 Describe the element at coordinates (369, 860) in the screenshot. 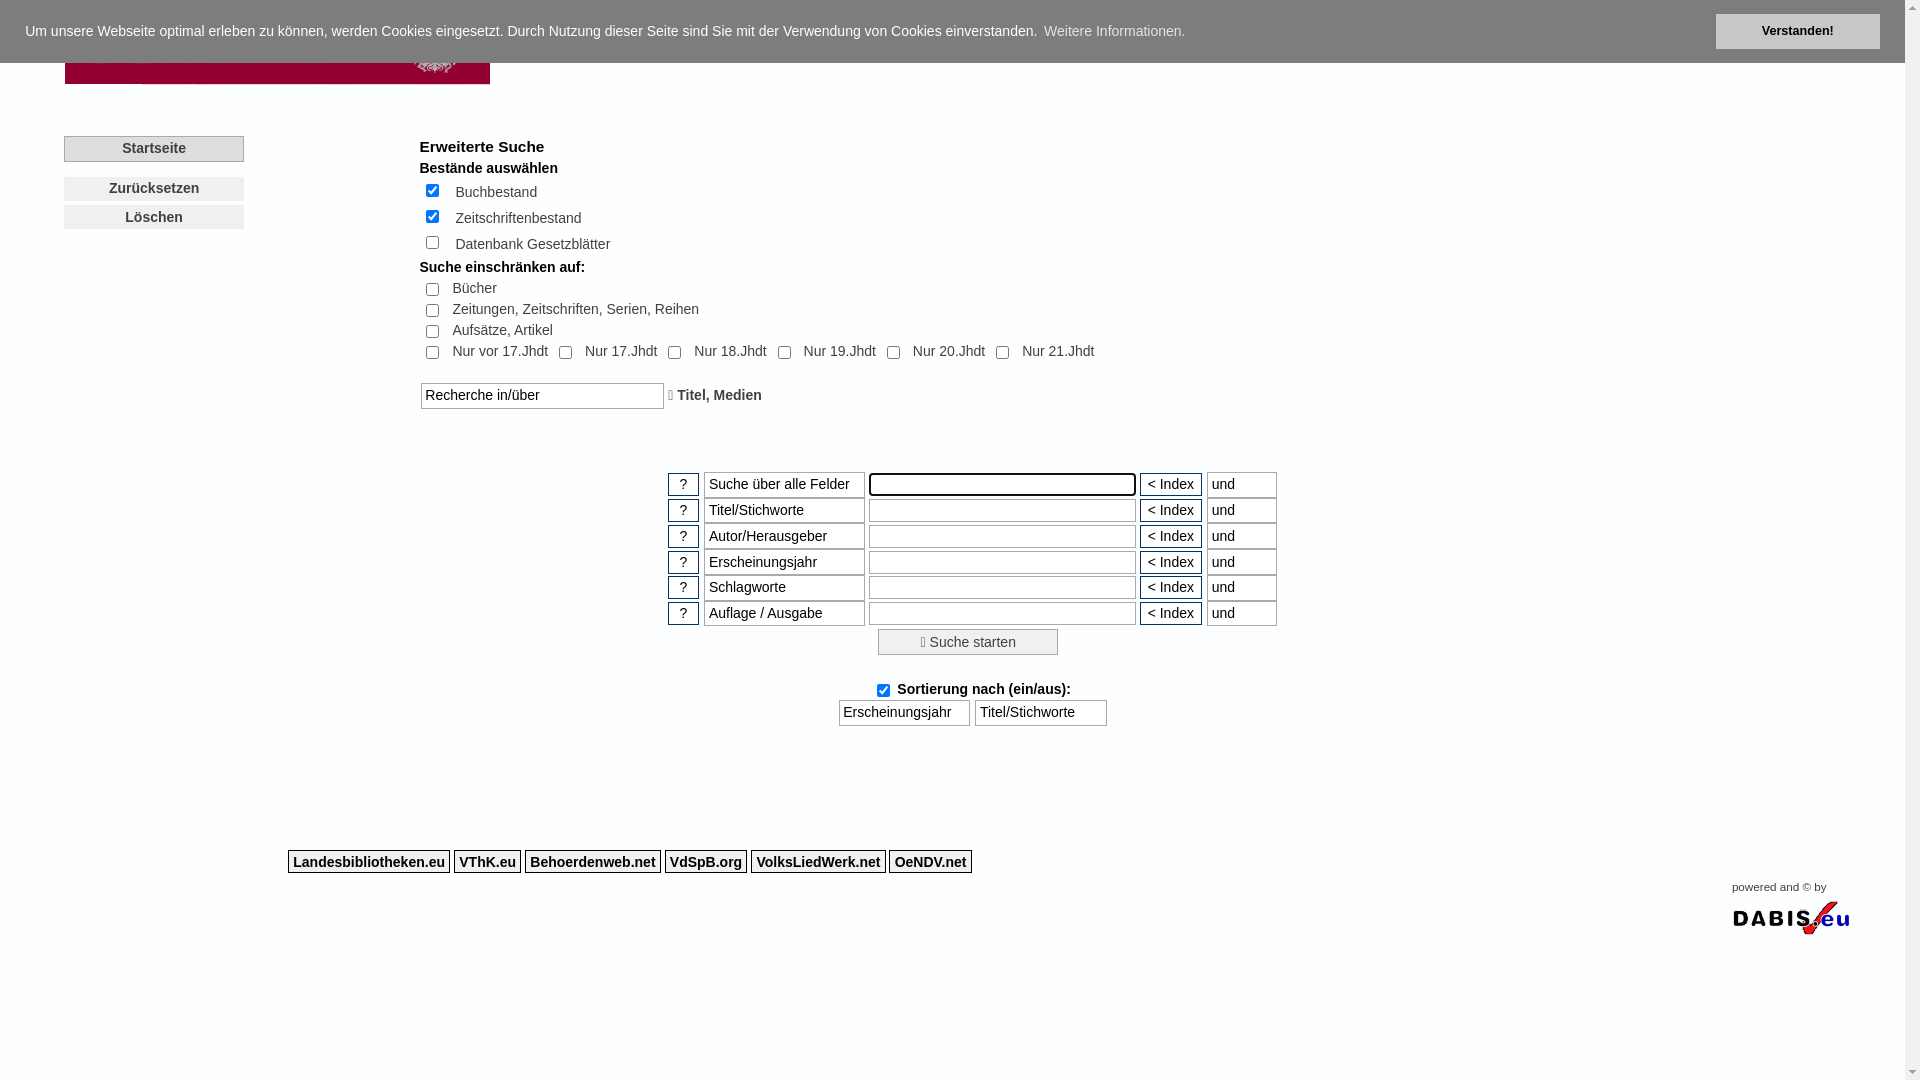

I see `'Landesbibliotheken.eu'` at that location.